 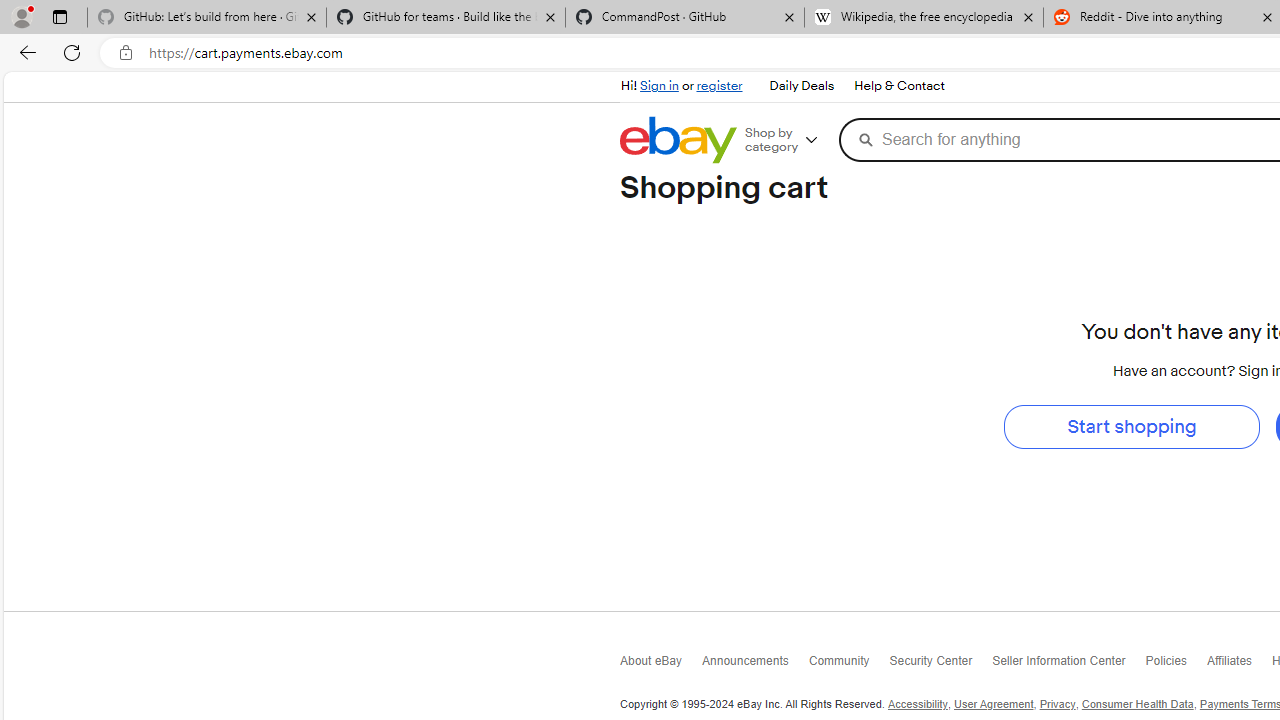 I want to click on 'Announcements', so click(x=754, y=664).